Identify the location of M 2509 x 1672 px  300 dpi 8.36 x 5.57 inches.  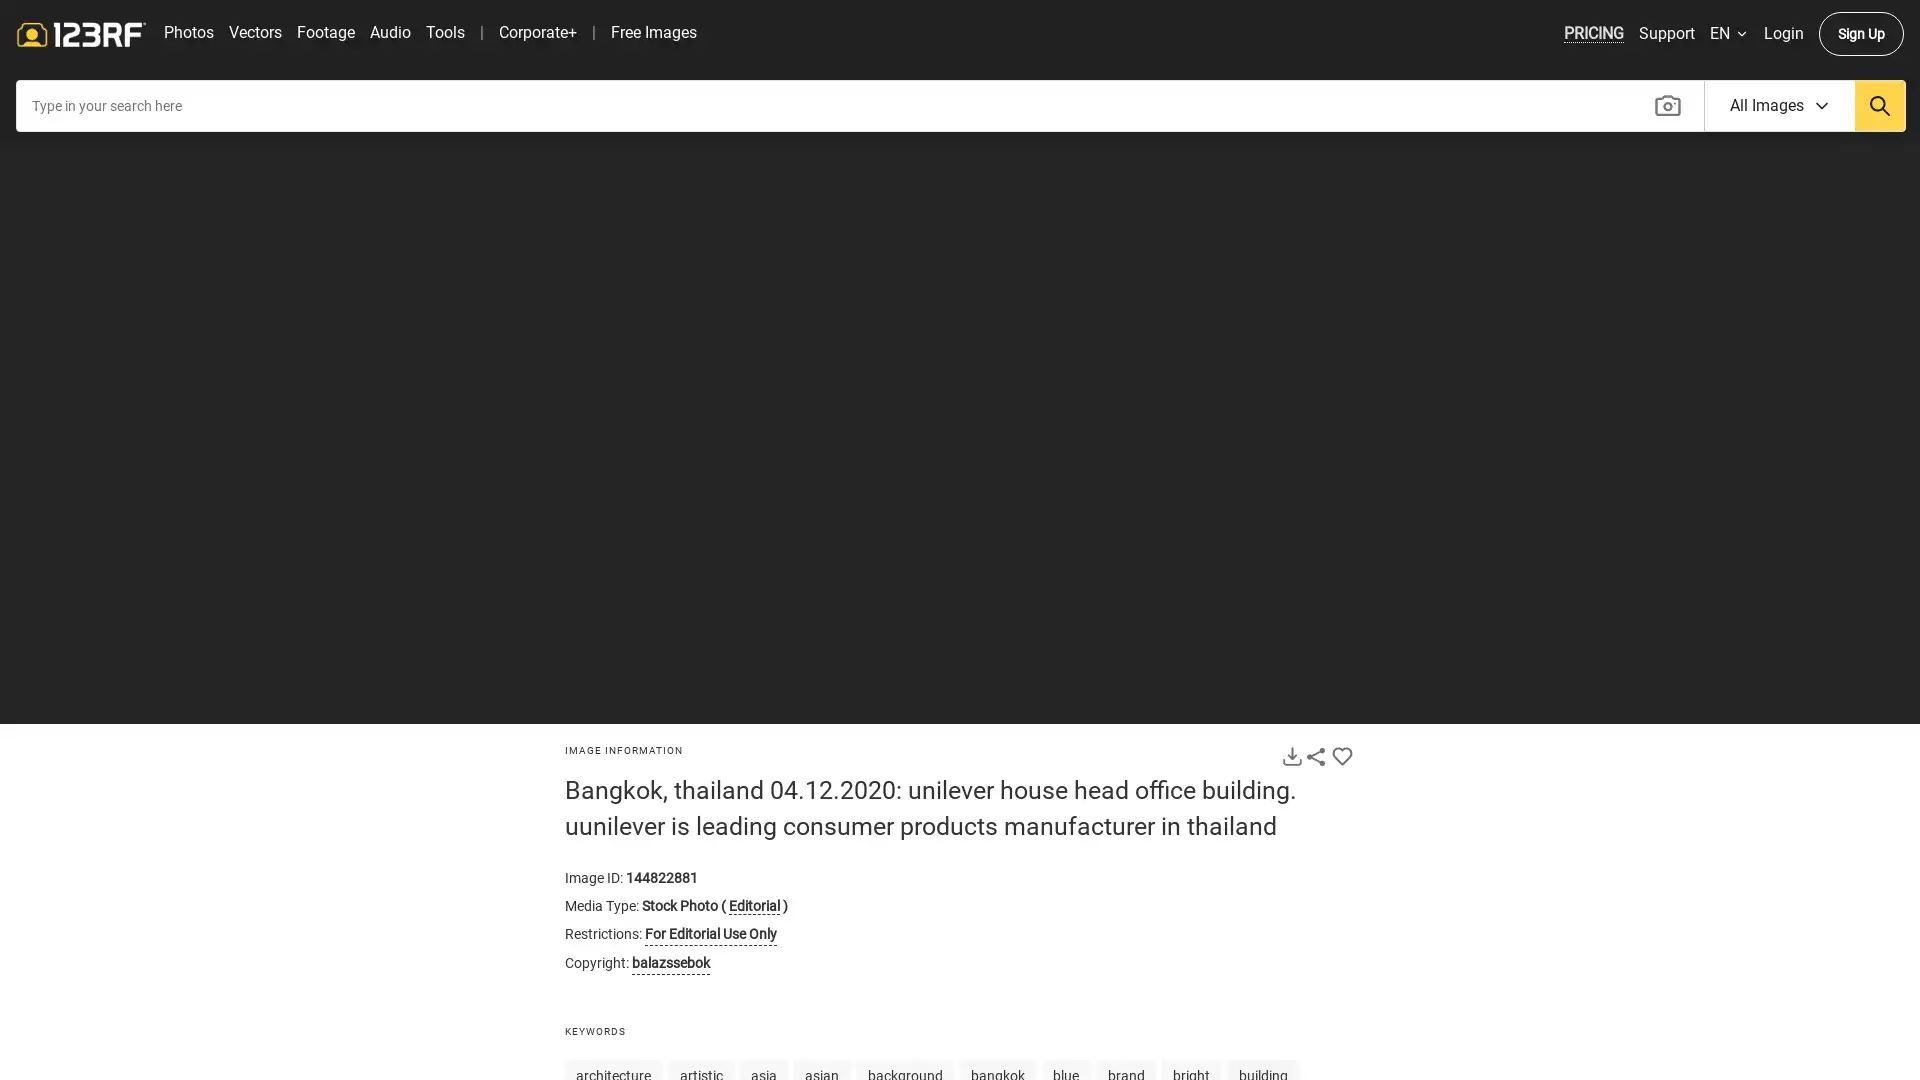
(1770, 465).